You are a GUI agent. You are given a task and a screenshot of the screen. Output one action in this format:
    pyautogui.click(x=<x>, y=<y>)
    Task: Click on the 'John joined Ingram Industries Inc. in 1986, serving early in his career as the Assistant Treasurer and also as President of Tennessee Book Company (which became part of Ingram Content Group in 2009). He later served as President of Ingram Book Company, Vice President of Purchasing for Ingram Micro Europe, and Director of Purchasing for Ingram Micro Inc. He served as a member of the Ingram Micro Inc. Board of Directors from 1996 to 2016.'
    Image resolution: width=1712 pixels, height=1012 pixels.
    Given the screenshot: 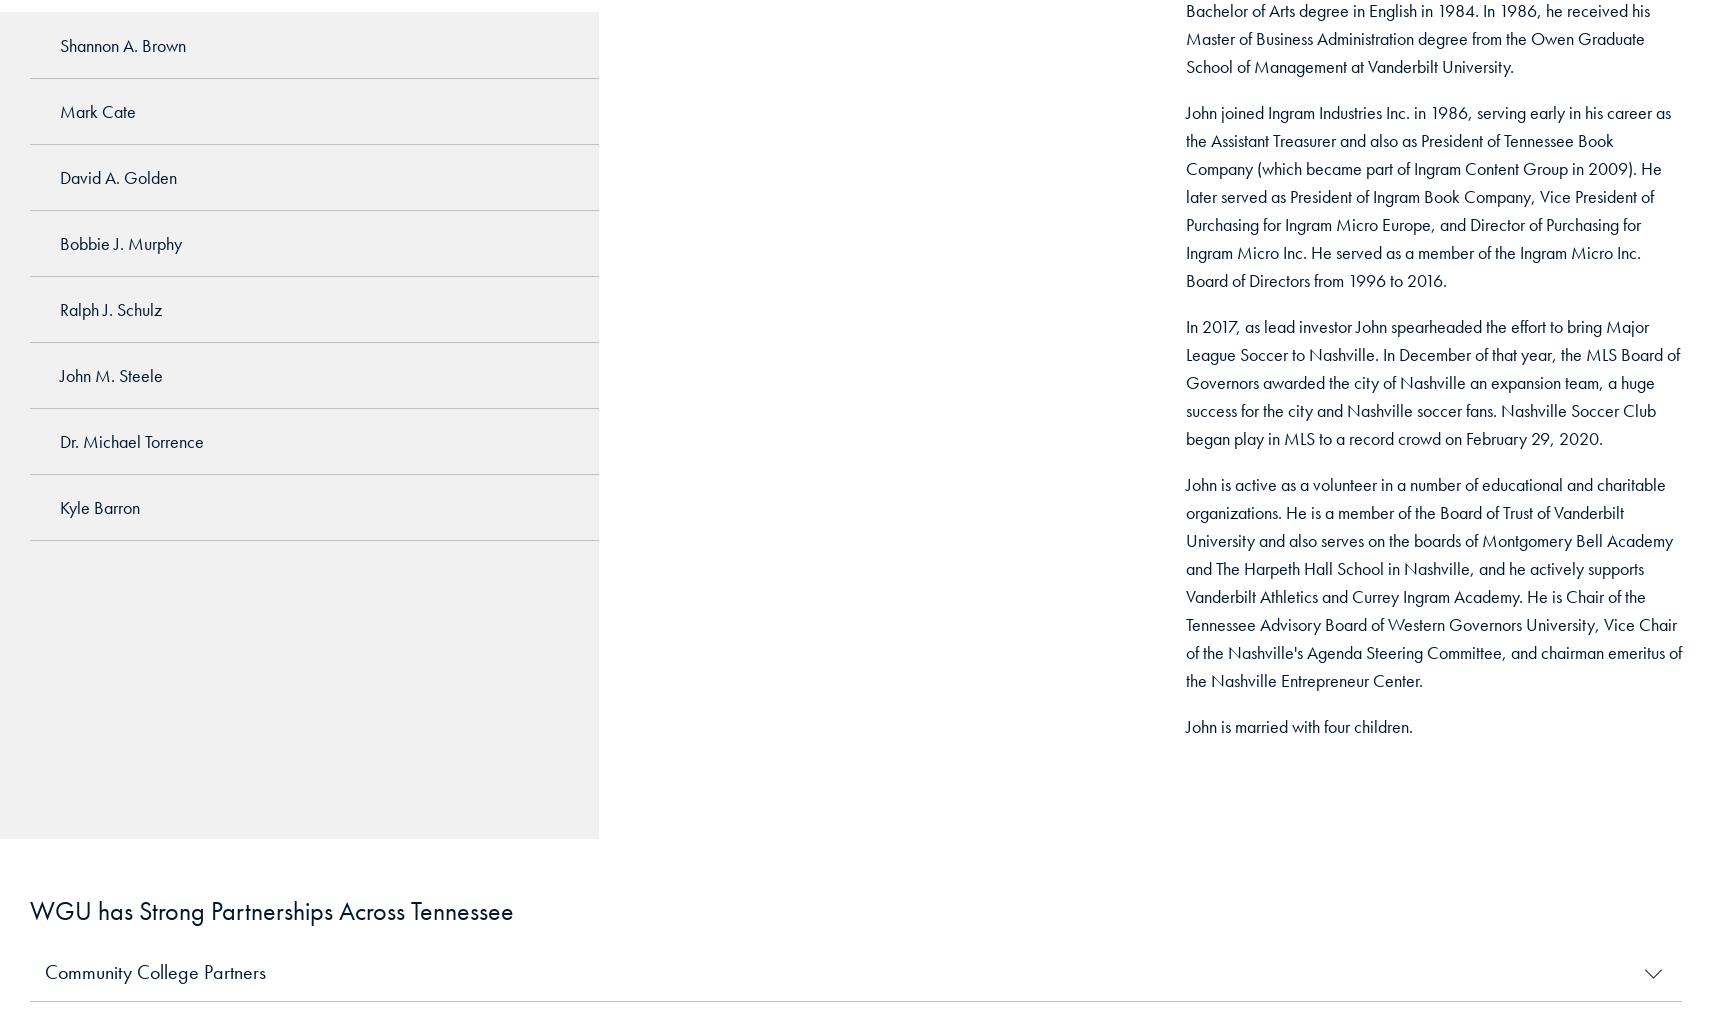 What is the action you would take?
    pyautogui.click(x=1426, y=196)
    